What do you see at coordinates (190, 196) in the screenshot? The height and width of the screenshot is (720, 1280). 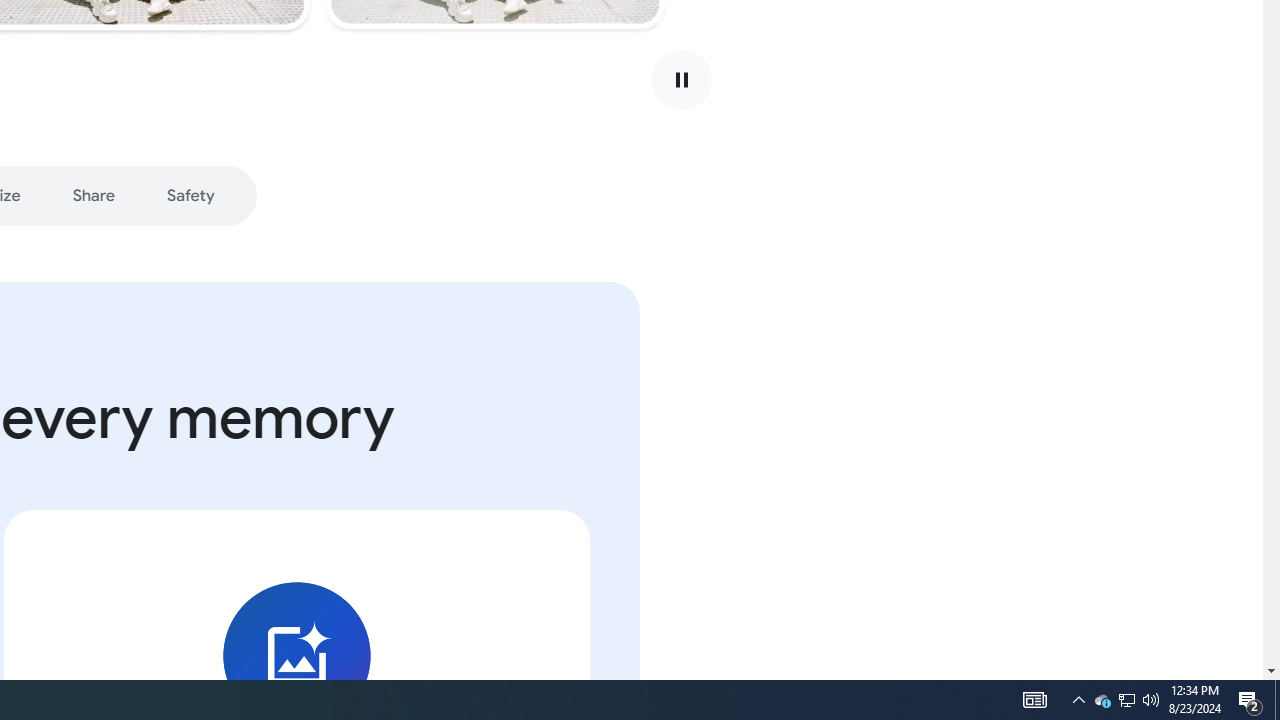 I see `'Go to section: Safety'` at bounding box center [190, 196].